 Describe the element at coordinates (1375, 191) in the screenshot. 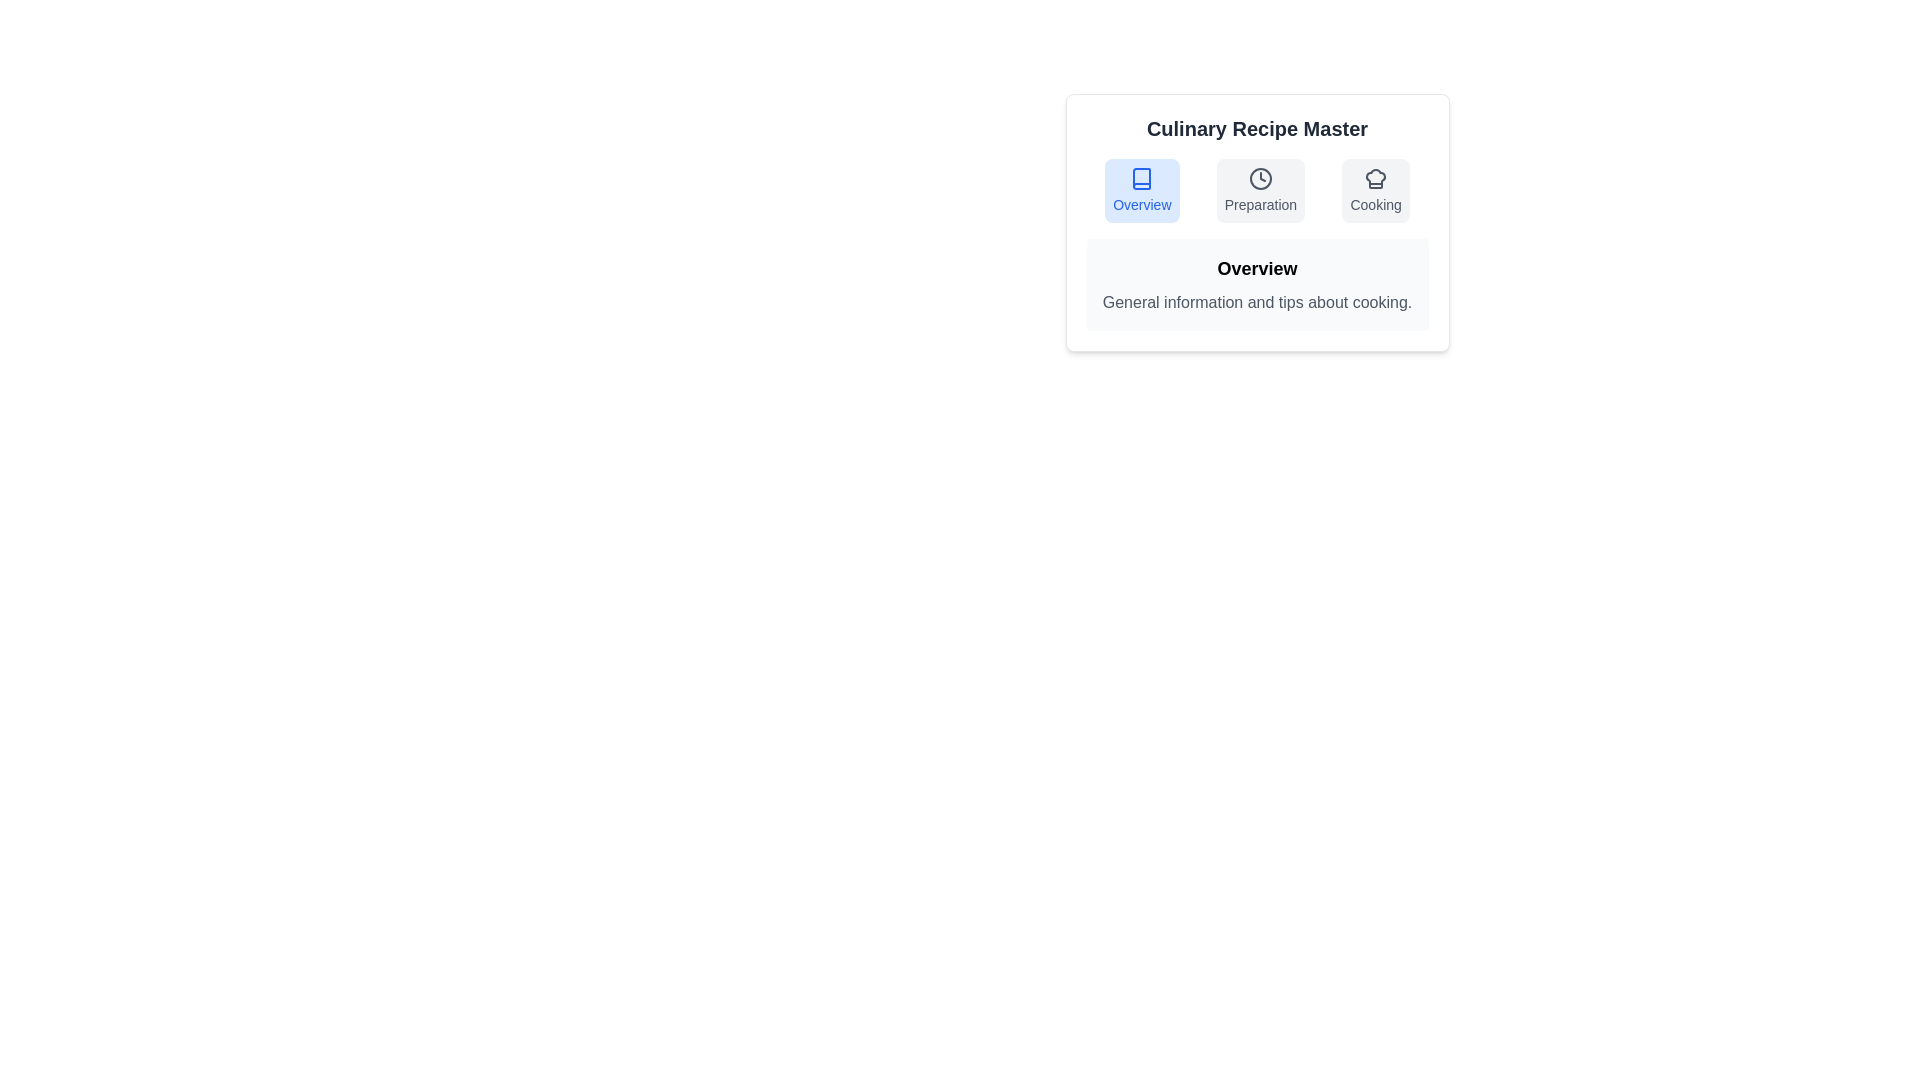

I see `the tab labeled Cooking to view its content` at that location.